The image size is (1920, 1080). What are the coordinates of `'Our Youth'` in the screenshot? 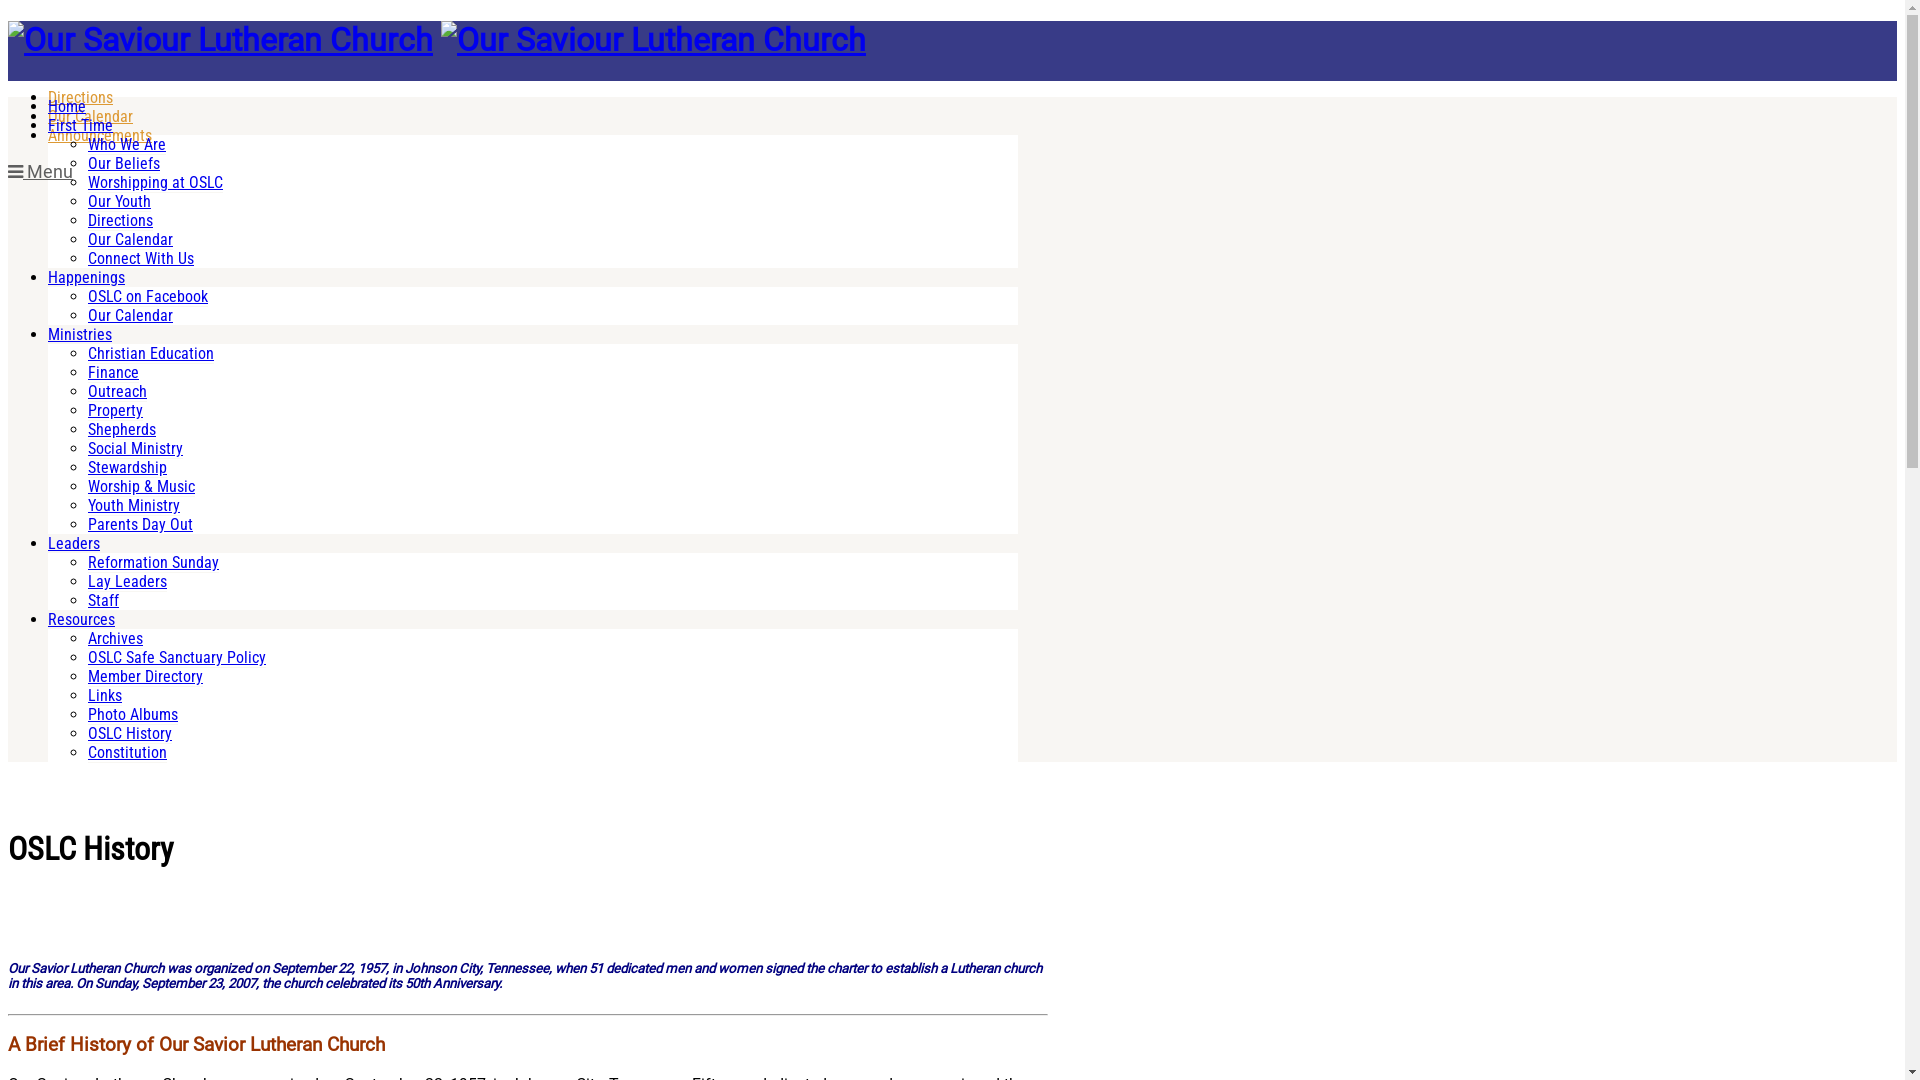 It's located at (118, 201).